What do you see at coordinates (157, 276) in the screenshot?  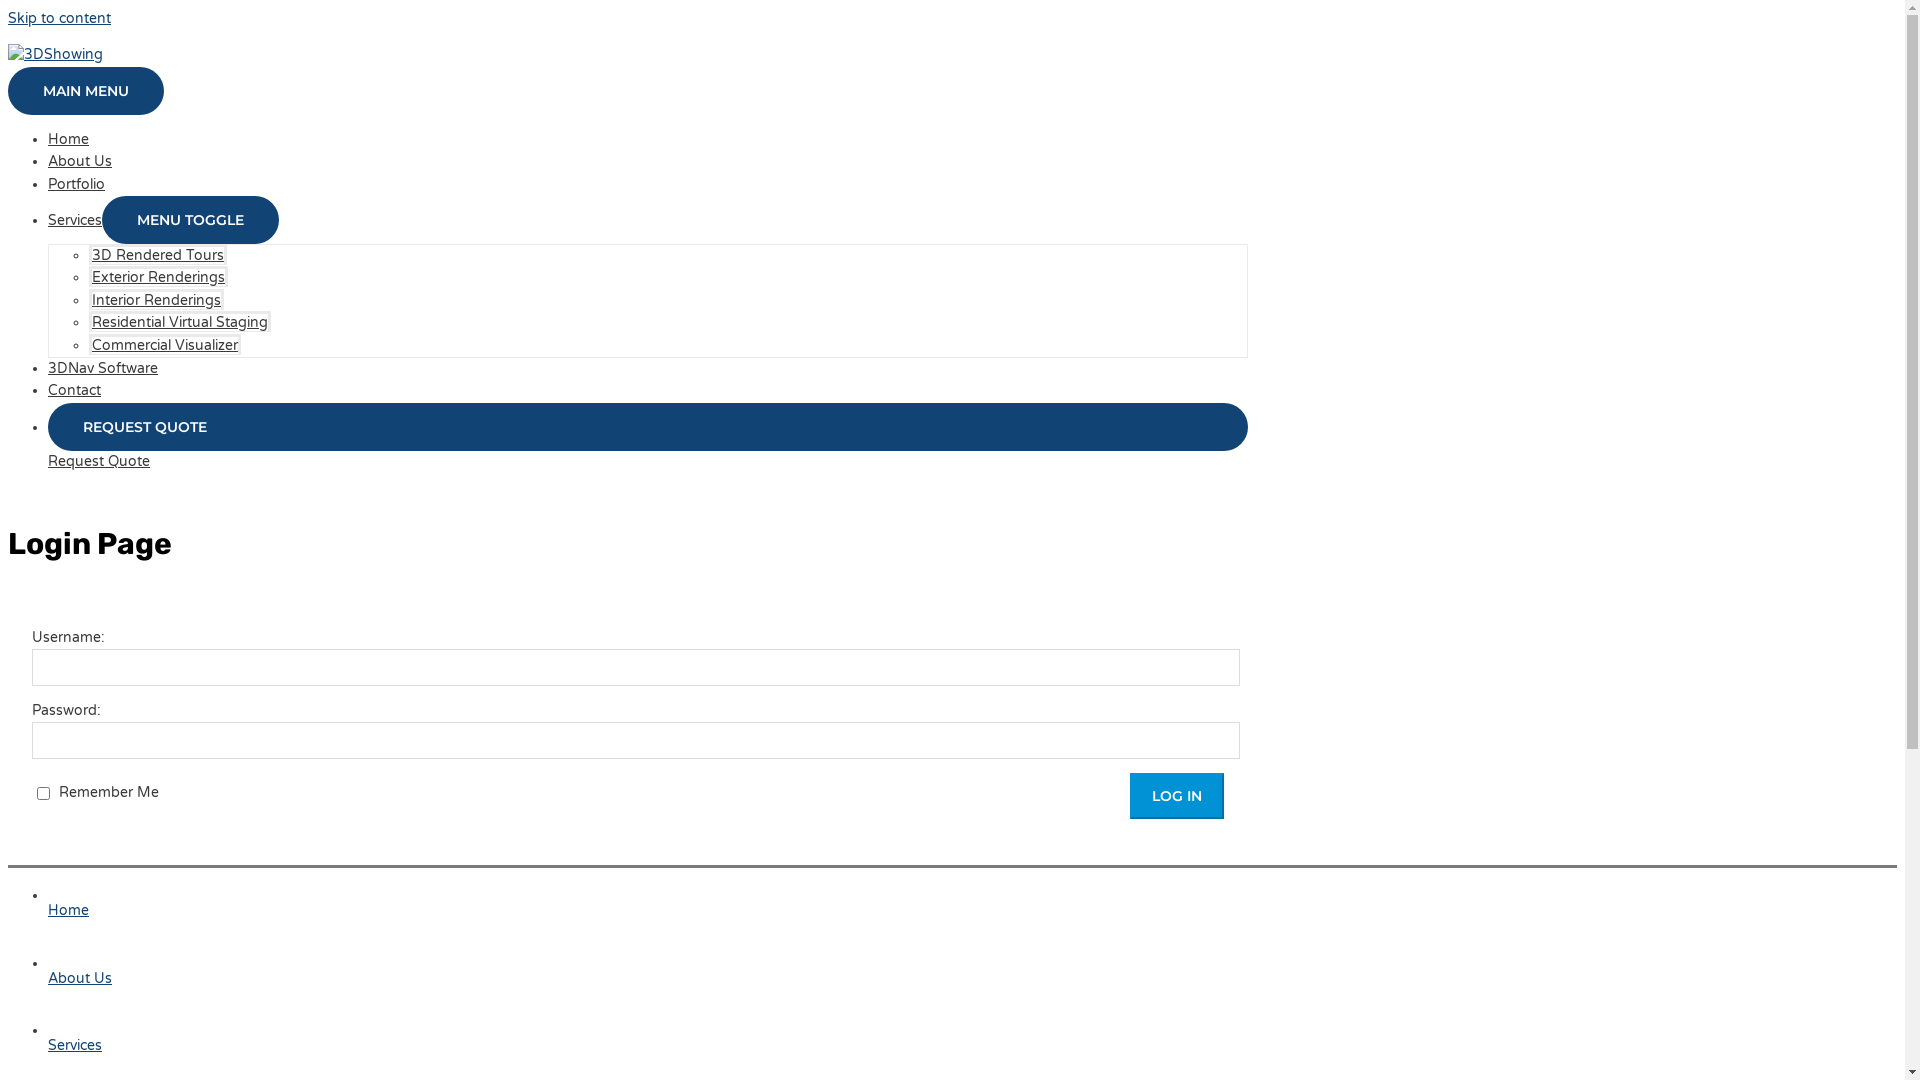 I see `'Exterior Renderings'` at bounding box center [157, 276].